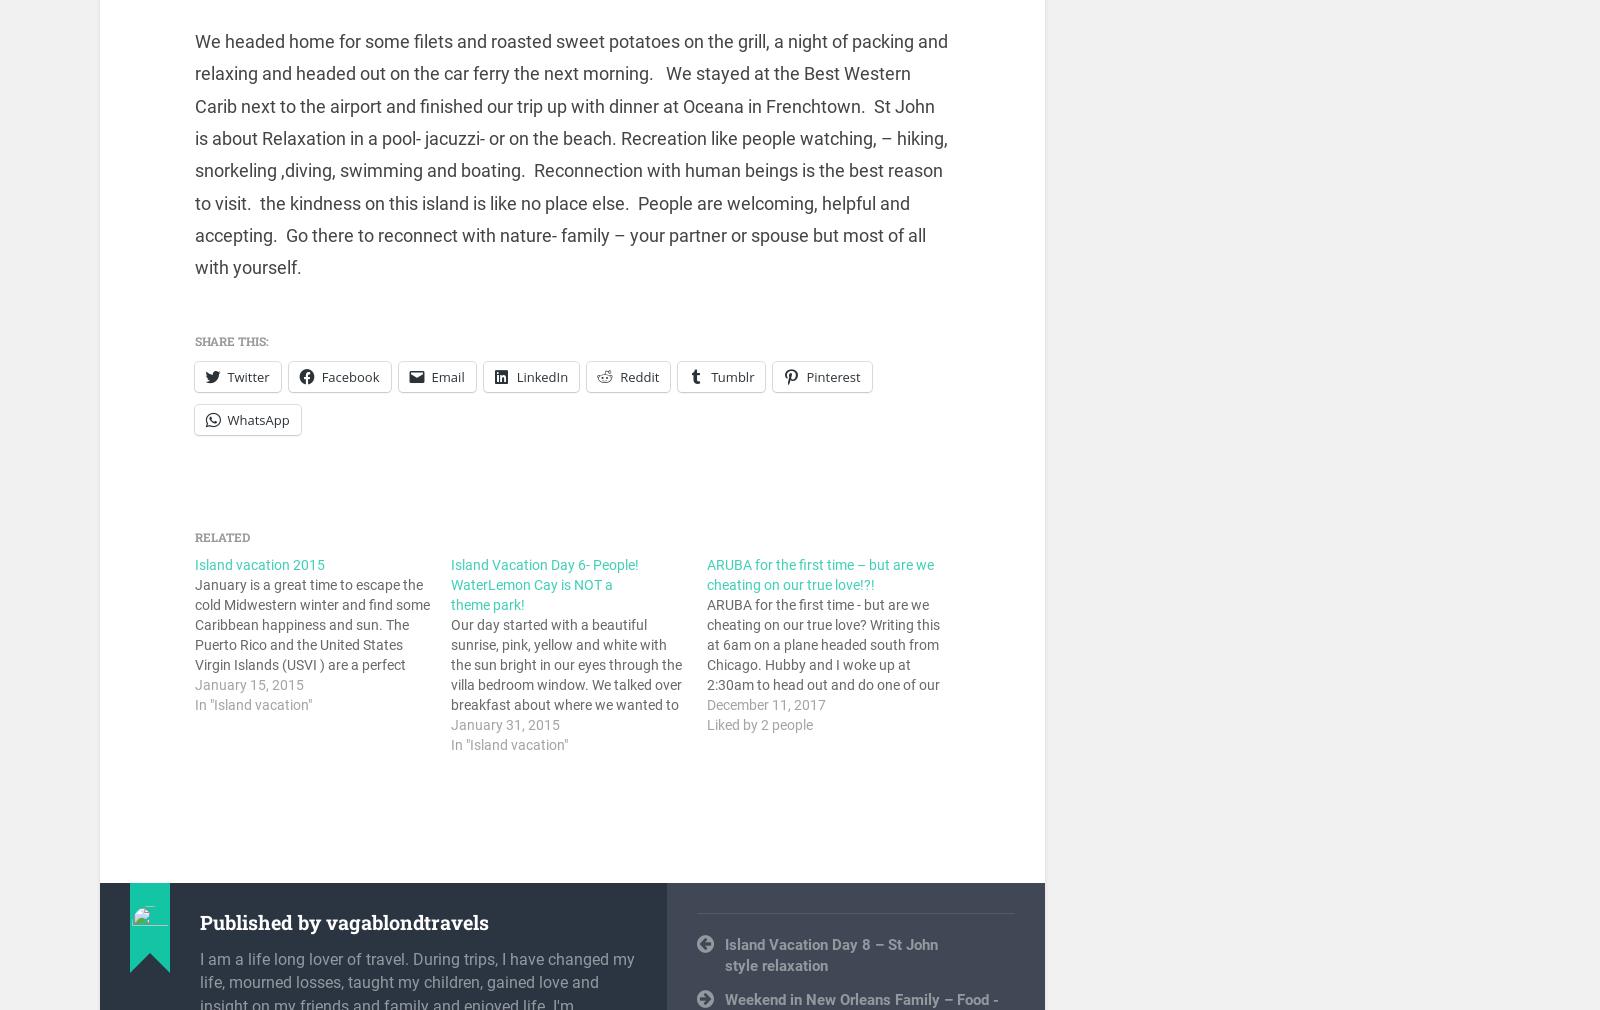 This screenshot has width=1600, height=1010. I want to click on 'Email', so click(446, 376).